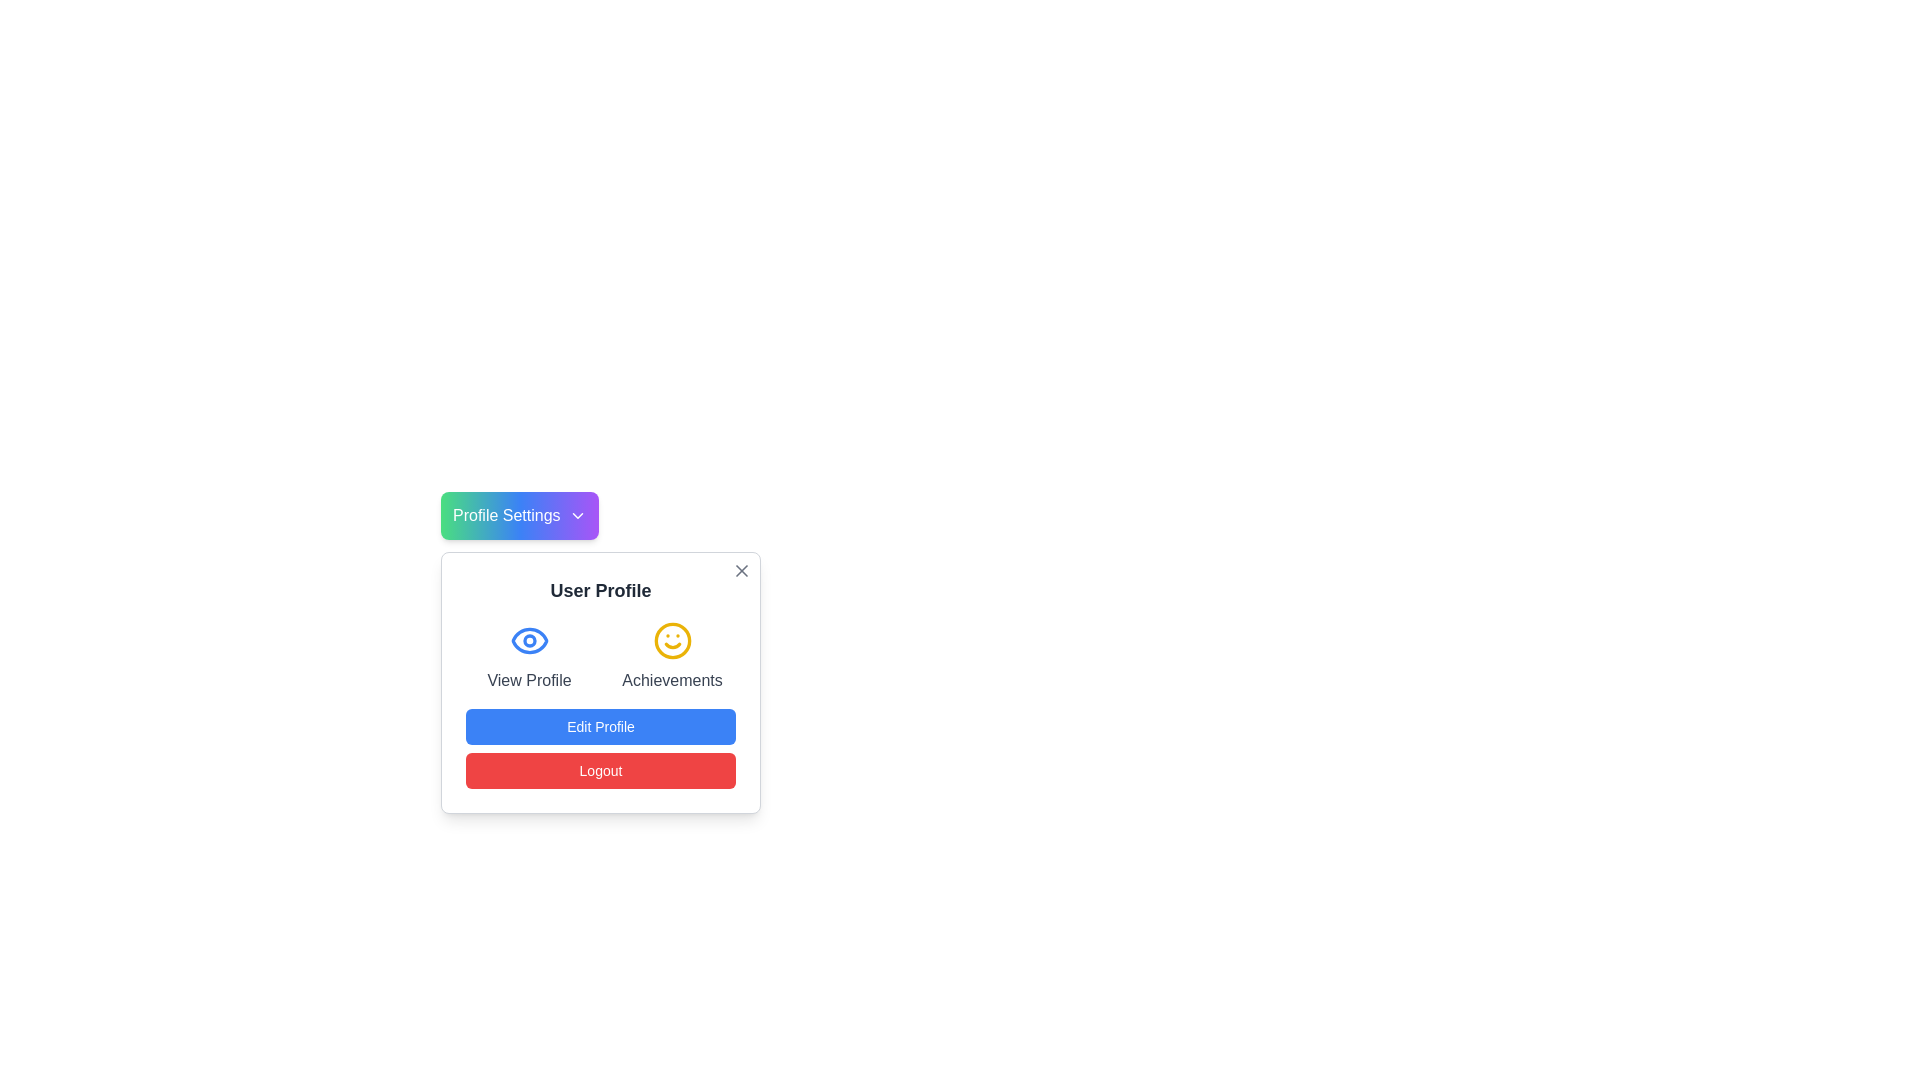 This screenshot has width=1920, height=1080. Describe the element at coordinates (672, 680) in the screenshot. I see `the 'Achievements' static text label, which is displayed in gray and positioned beneath the smiley face icon in the 'User Profile' modal` at that location.